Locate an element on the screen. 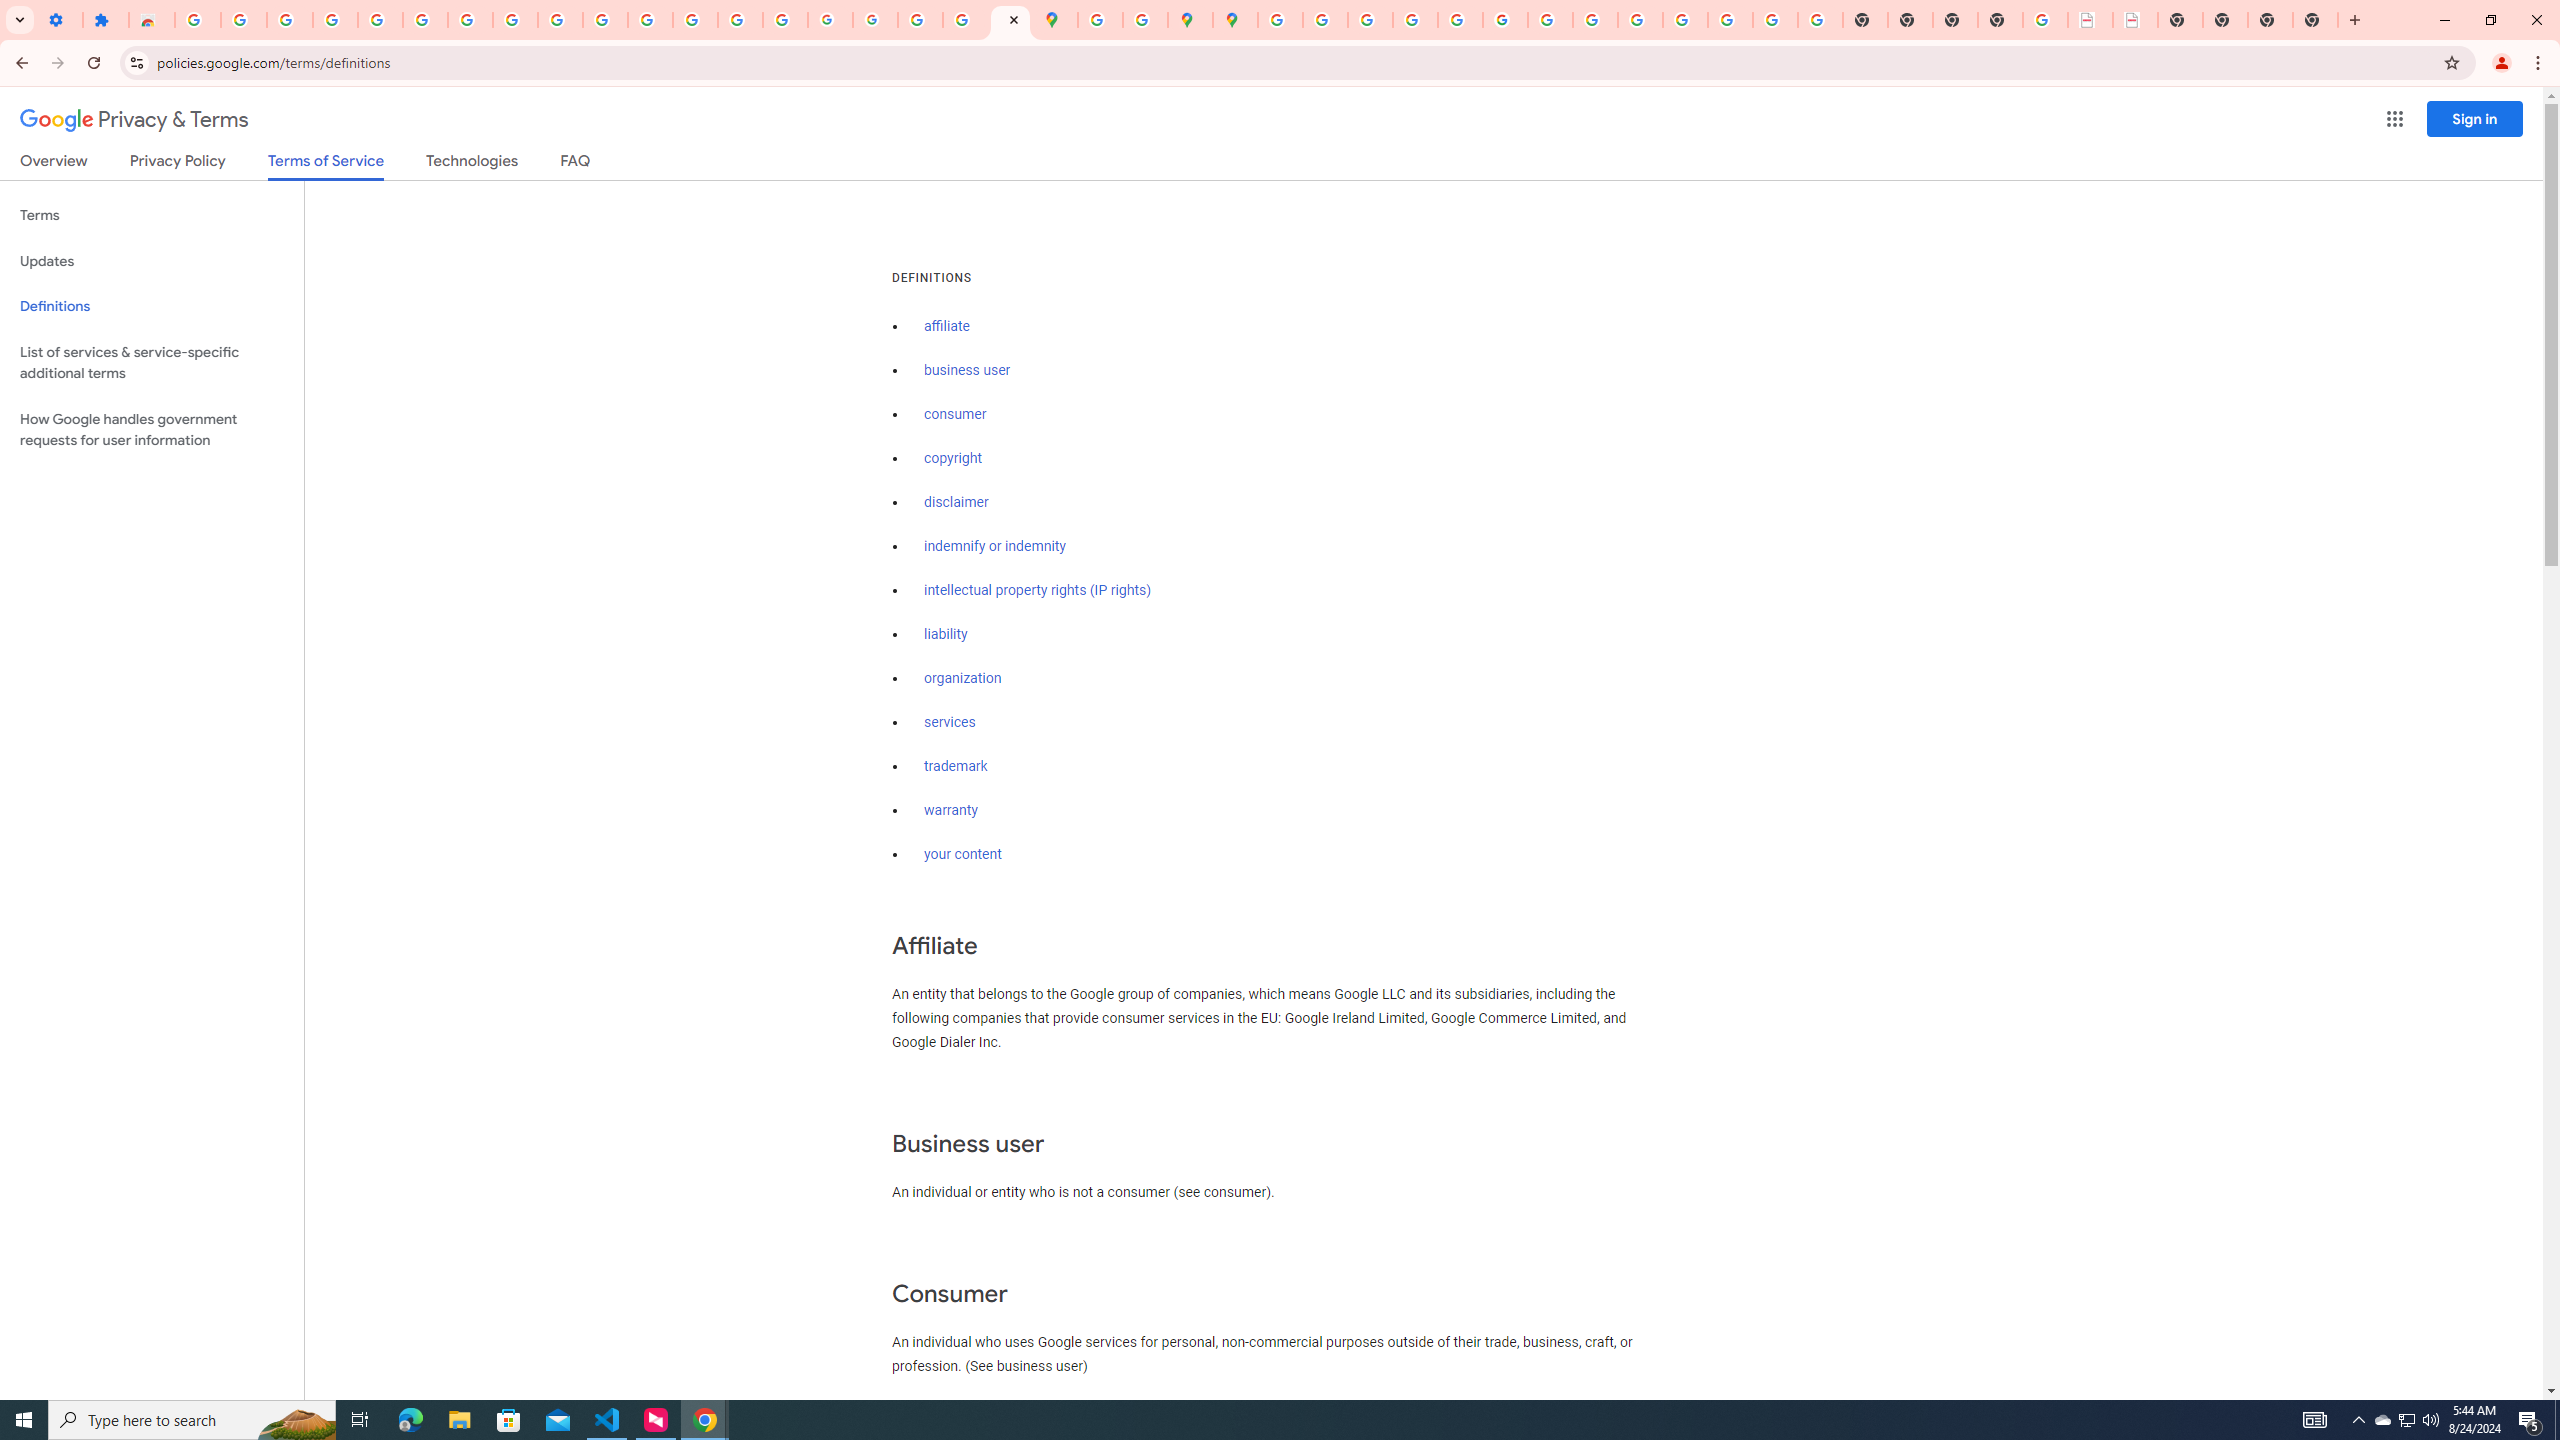 The width and height of the screenshot is (2560, 1440). 'consumer' is located at coordinates (955, 413).